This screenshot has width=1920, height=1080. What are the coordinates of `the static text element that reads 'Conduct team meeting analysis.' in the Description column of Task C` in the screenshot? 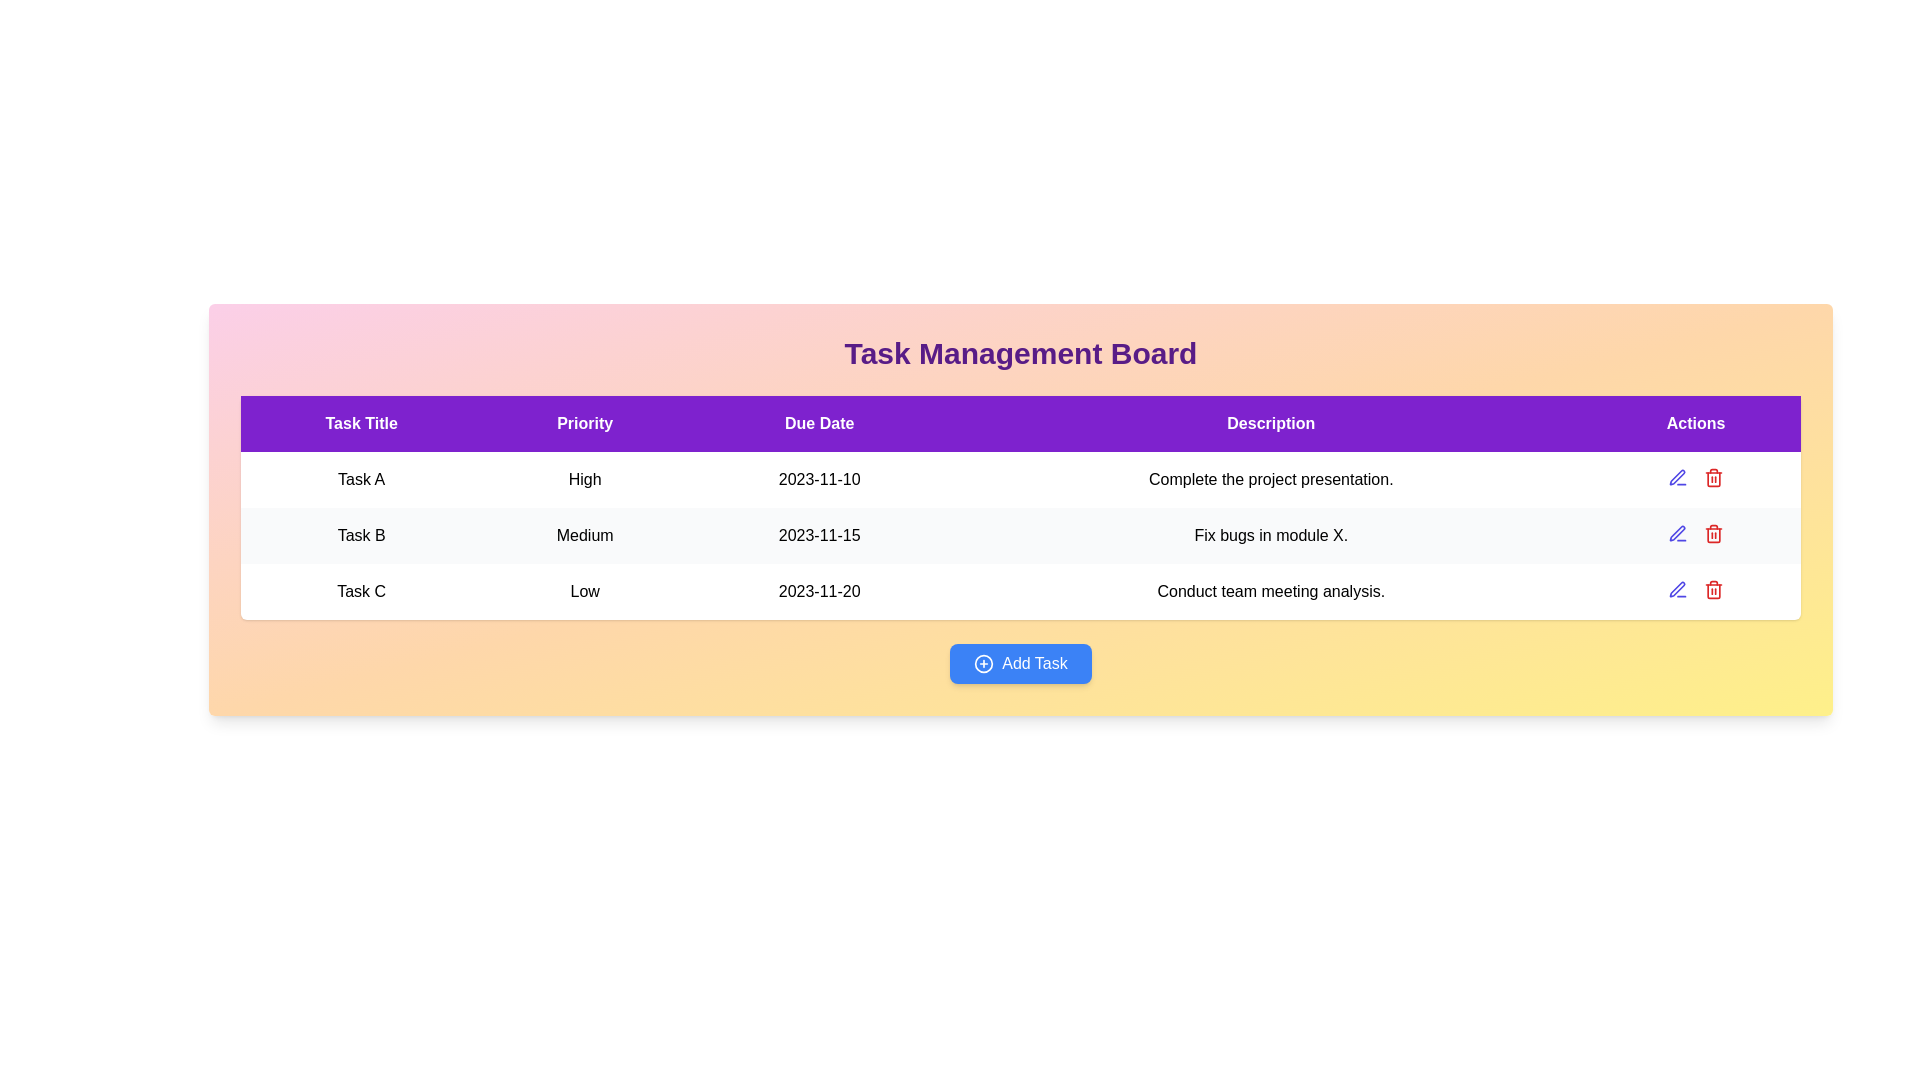 It's located at (1270, 590).